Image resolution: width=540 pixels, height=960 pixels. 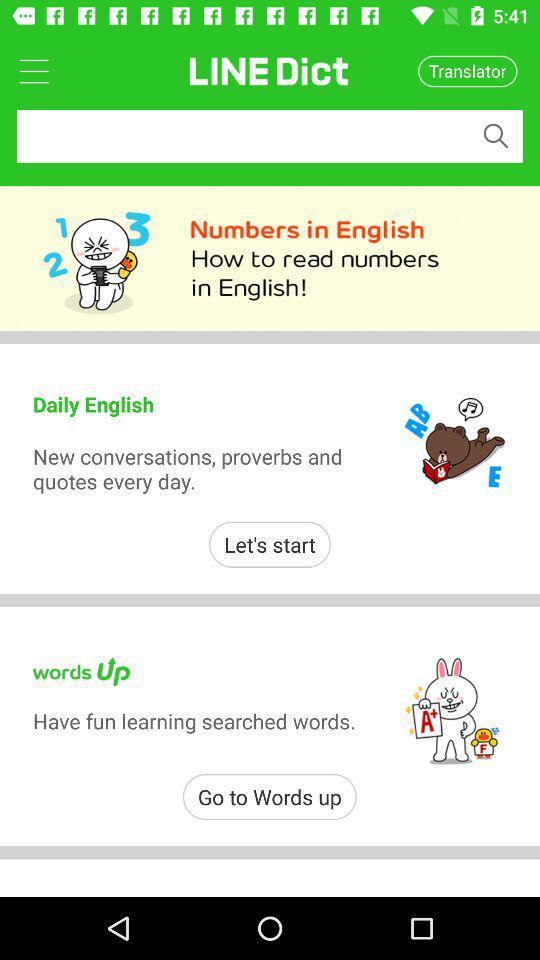 I want to click on open main menu, so click(x=33, y=70).